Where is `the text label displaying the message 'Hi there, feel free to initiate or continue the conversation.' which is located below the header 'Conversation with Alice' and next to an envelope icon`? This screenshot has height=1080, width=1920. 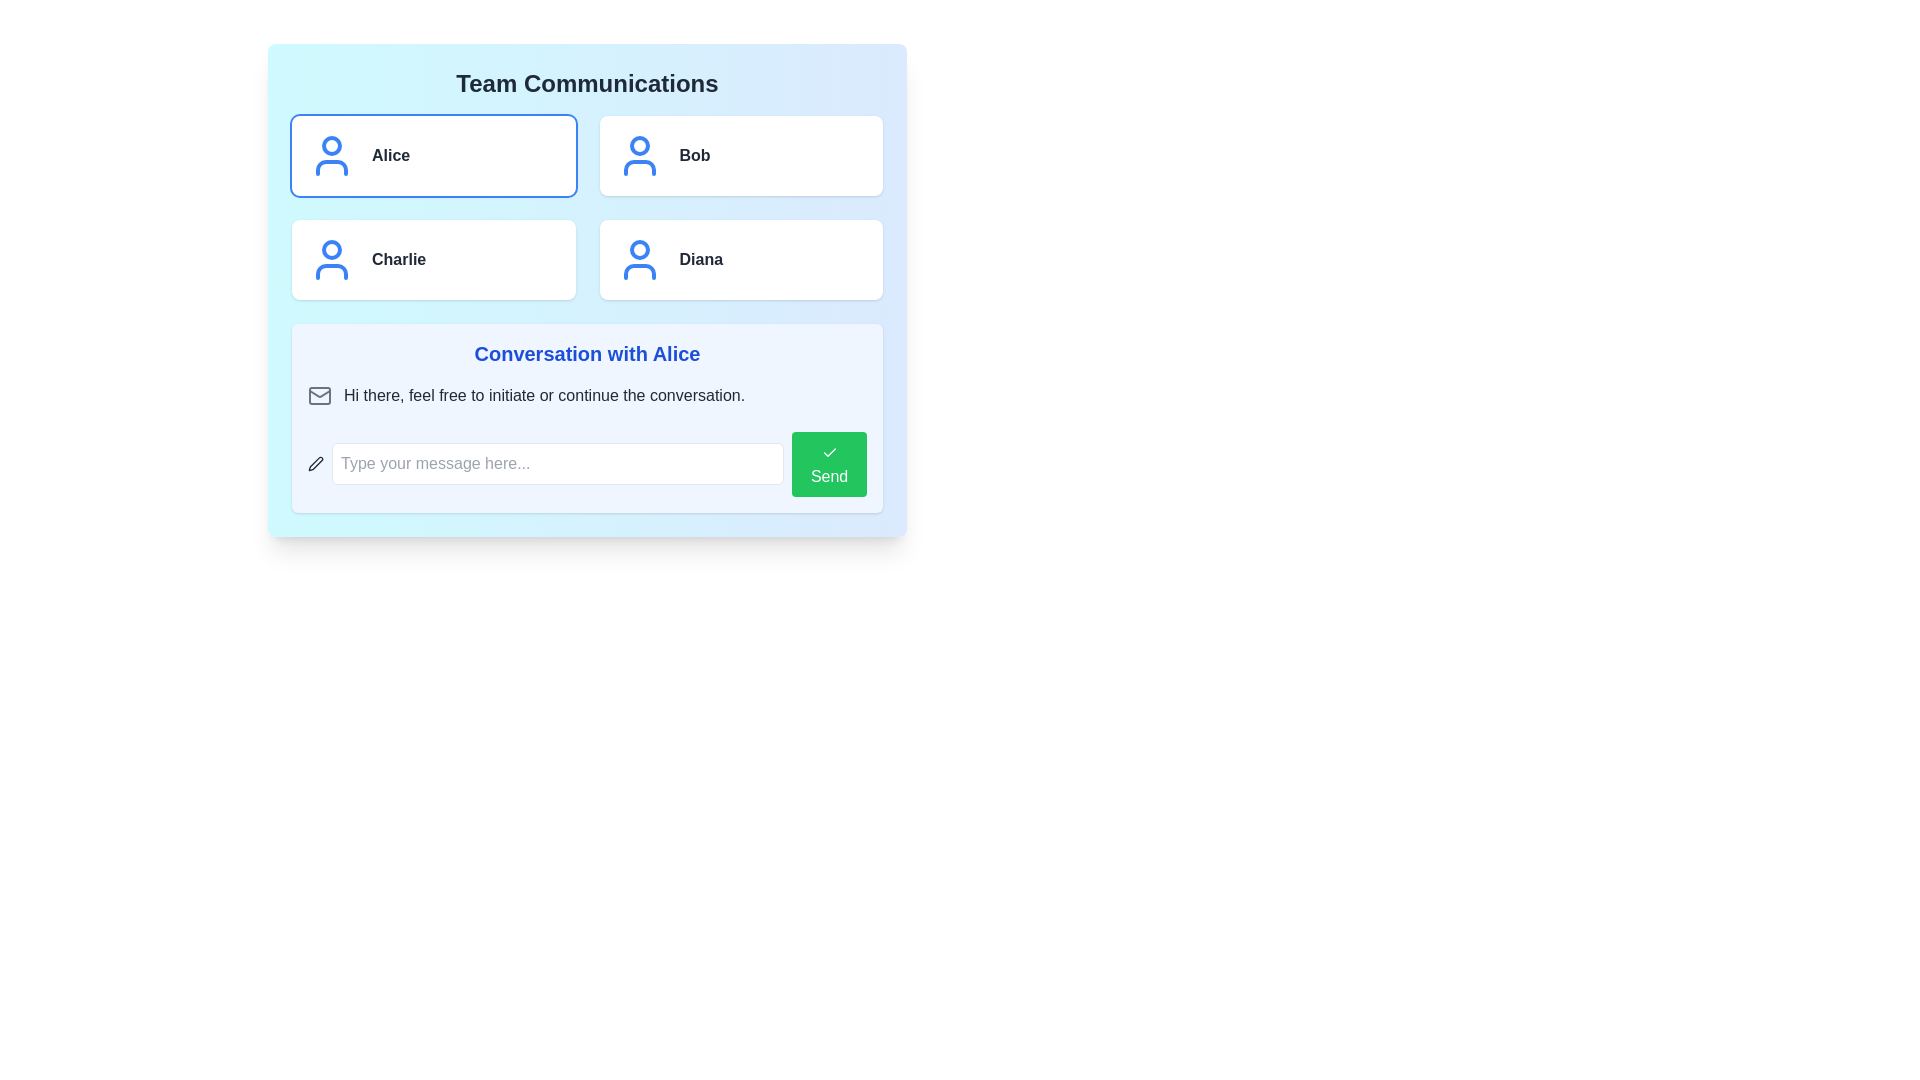
the text label displaying the message 'Hi there, feel free to initiate or continue the conversation.' which is located below the header 'Conversation with Alice' and next to an envelope icon is located at coordinates (544, 396).